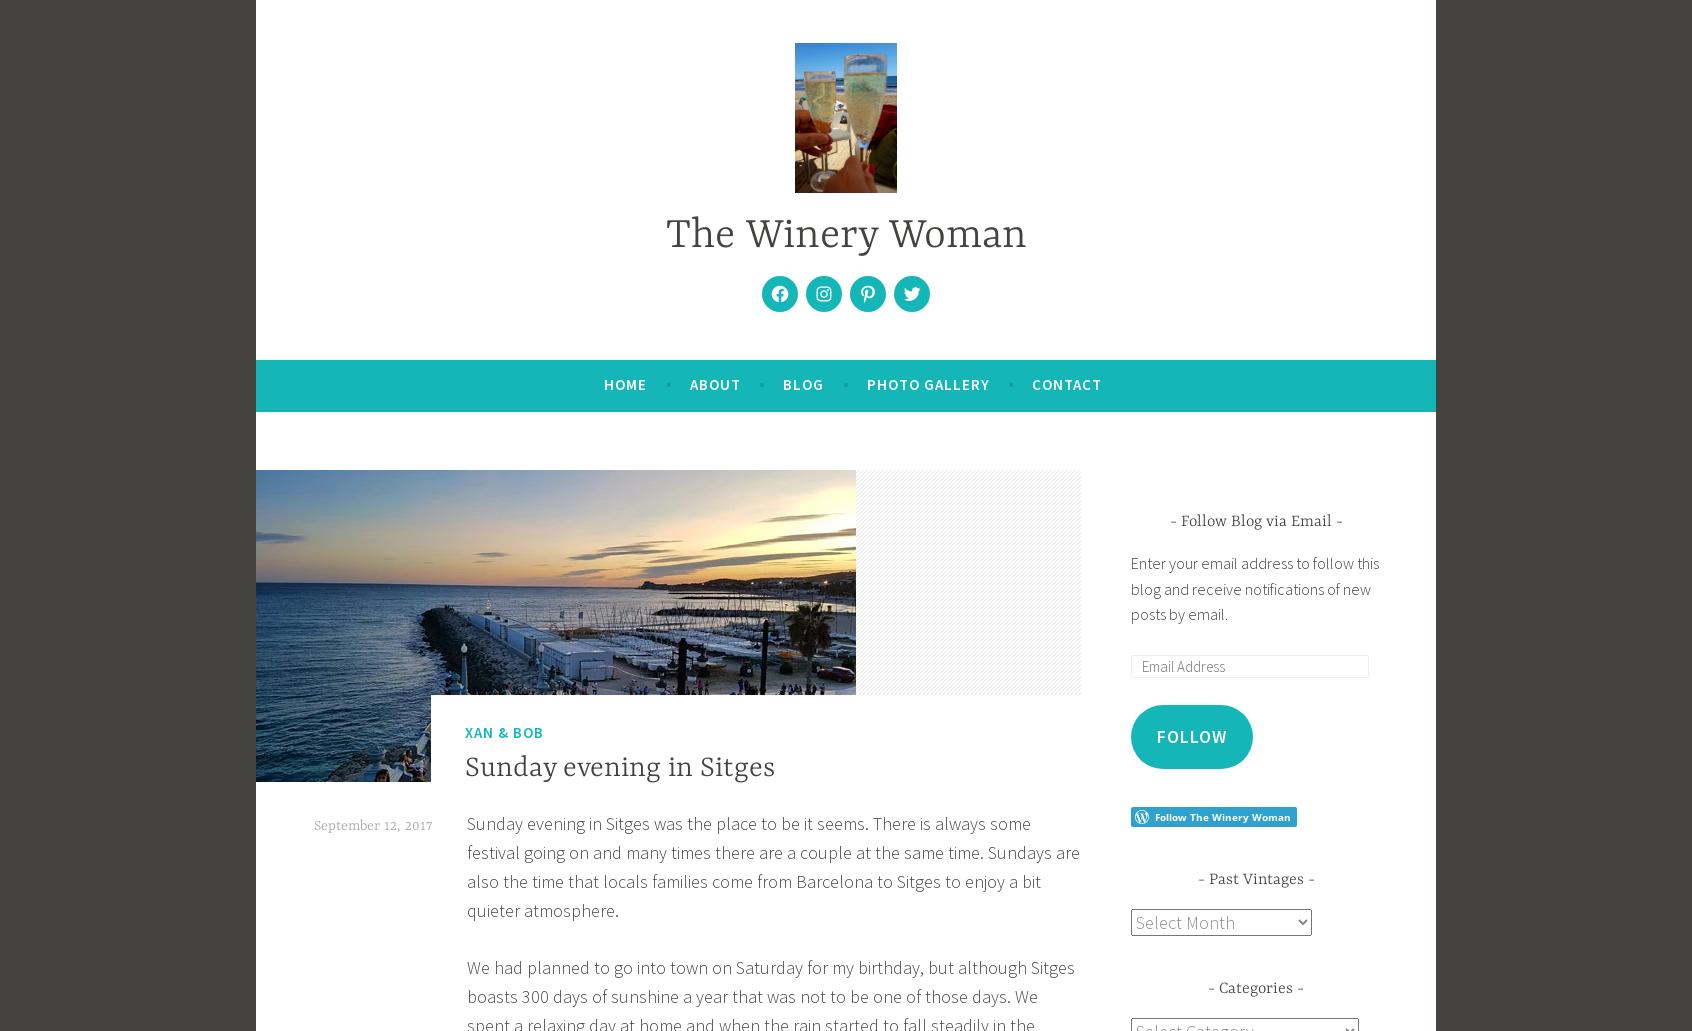 This screenshot has height=1031, width=1692. I want to click on 'Sunday evening in Sitges', so click(463, 768).